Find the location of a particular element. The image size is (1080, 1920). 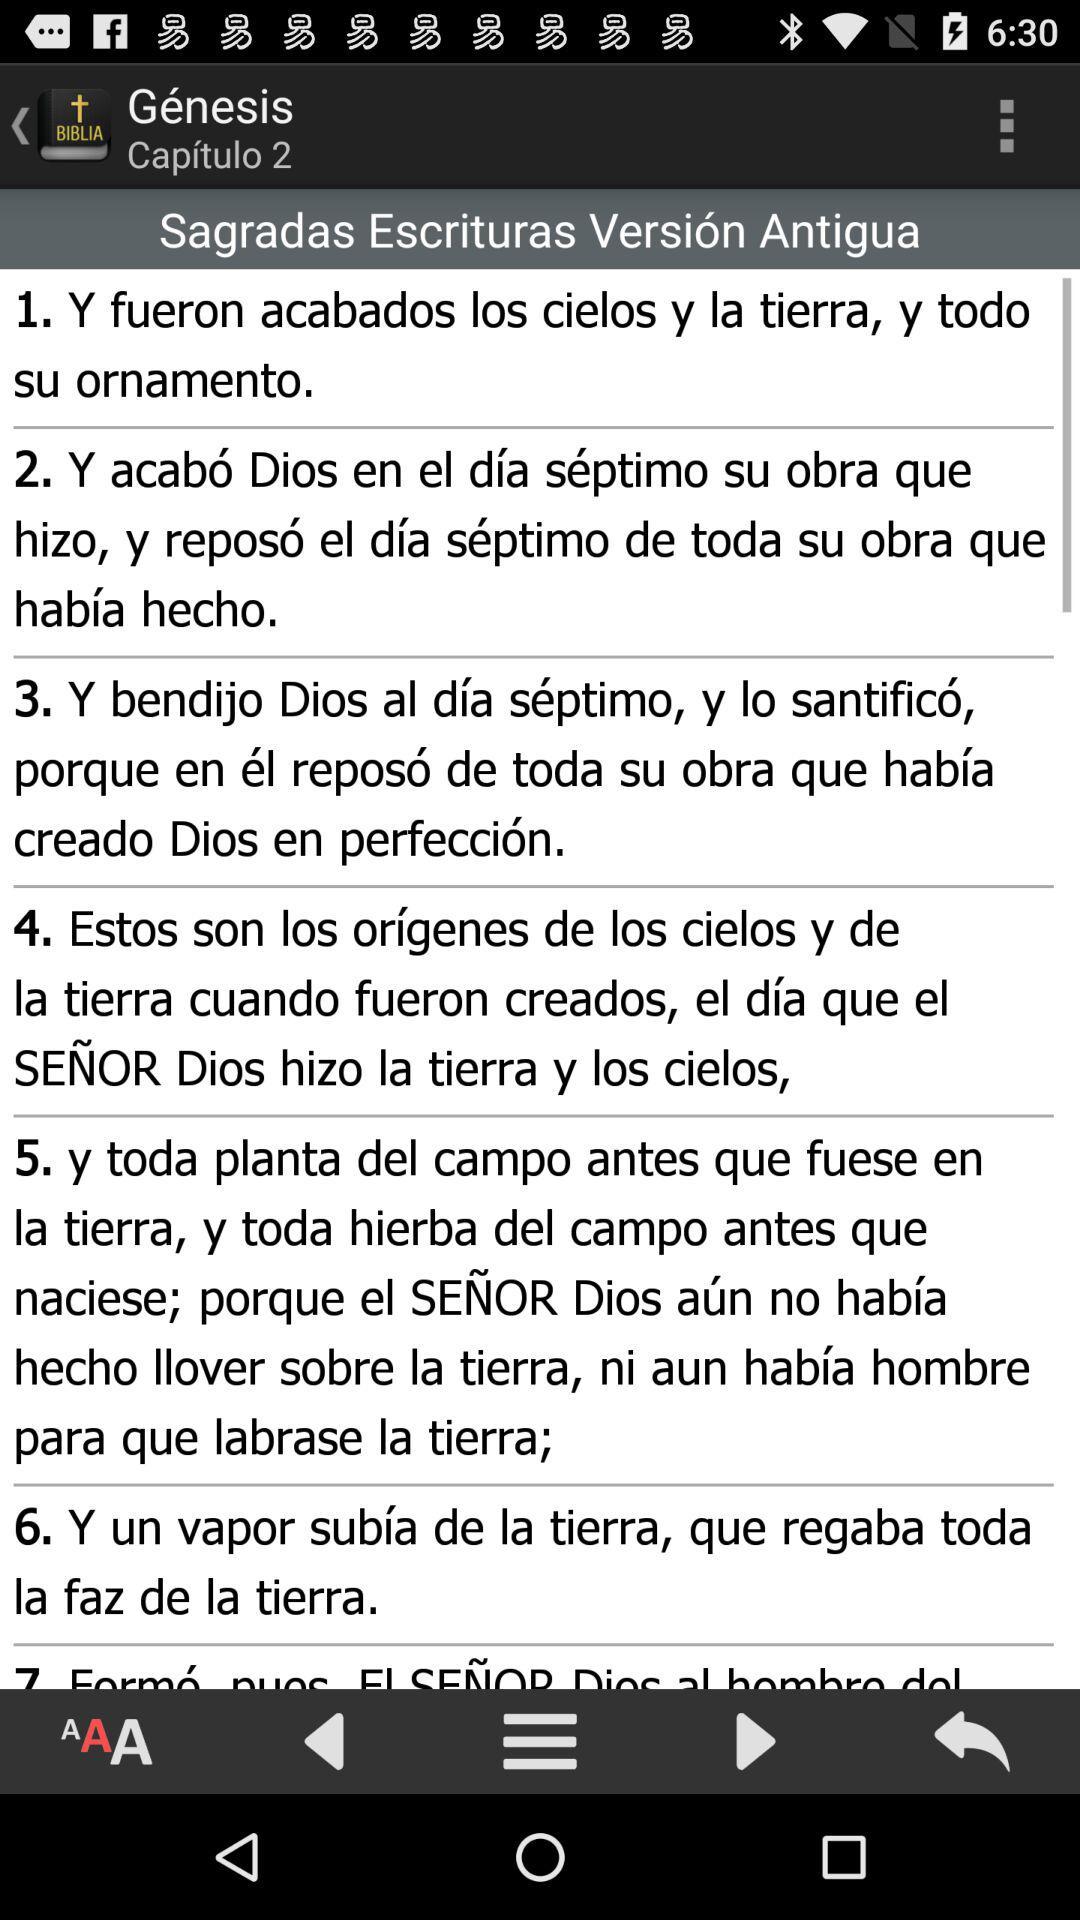

the play icon is located at coordinates (756, 1862).